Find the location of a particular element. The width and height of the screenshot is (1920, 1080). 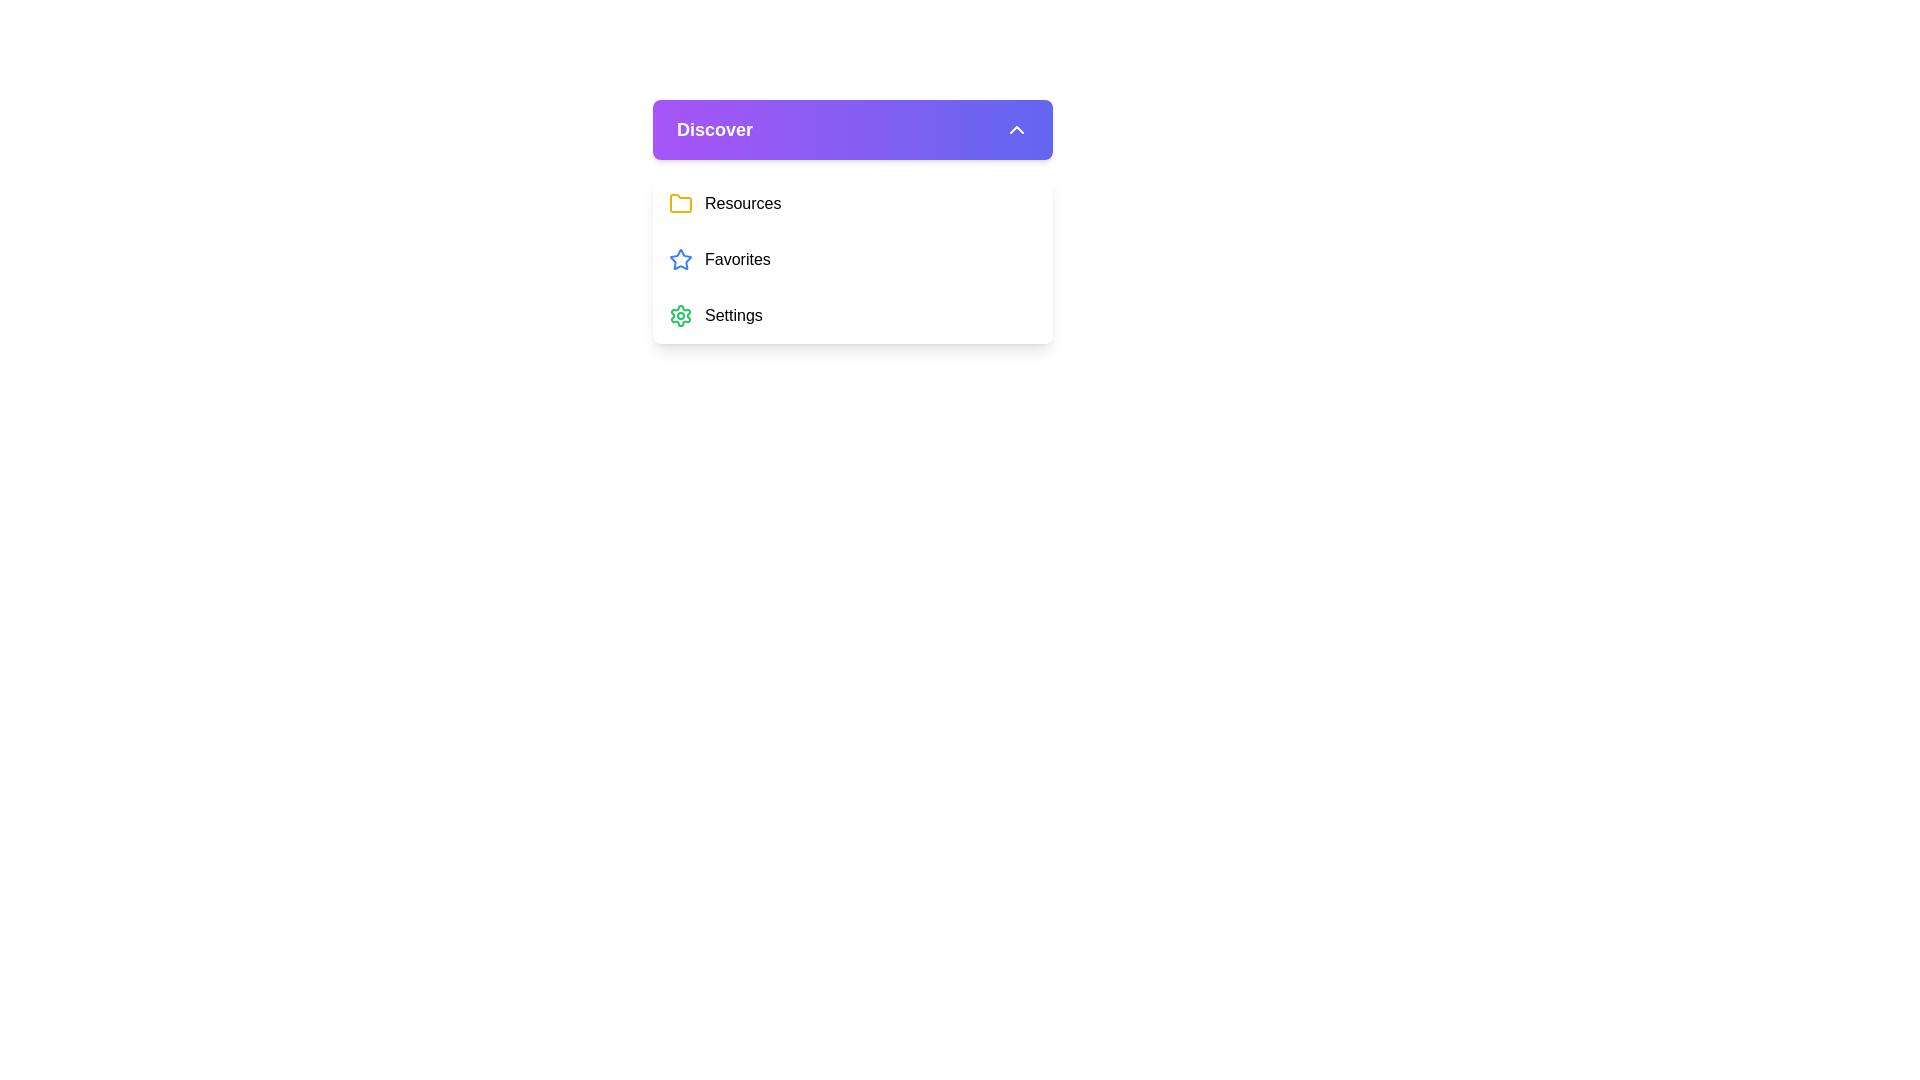

the settings icon located in the 'Discover' menu, adjacent to the 'Settings' label is located at coordinates (681, 315).